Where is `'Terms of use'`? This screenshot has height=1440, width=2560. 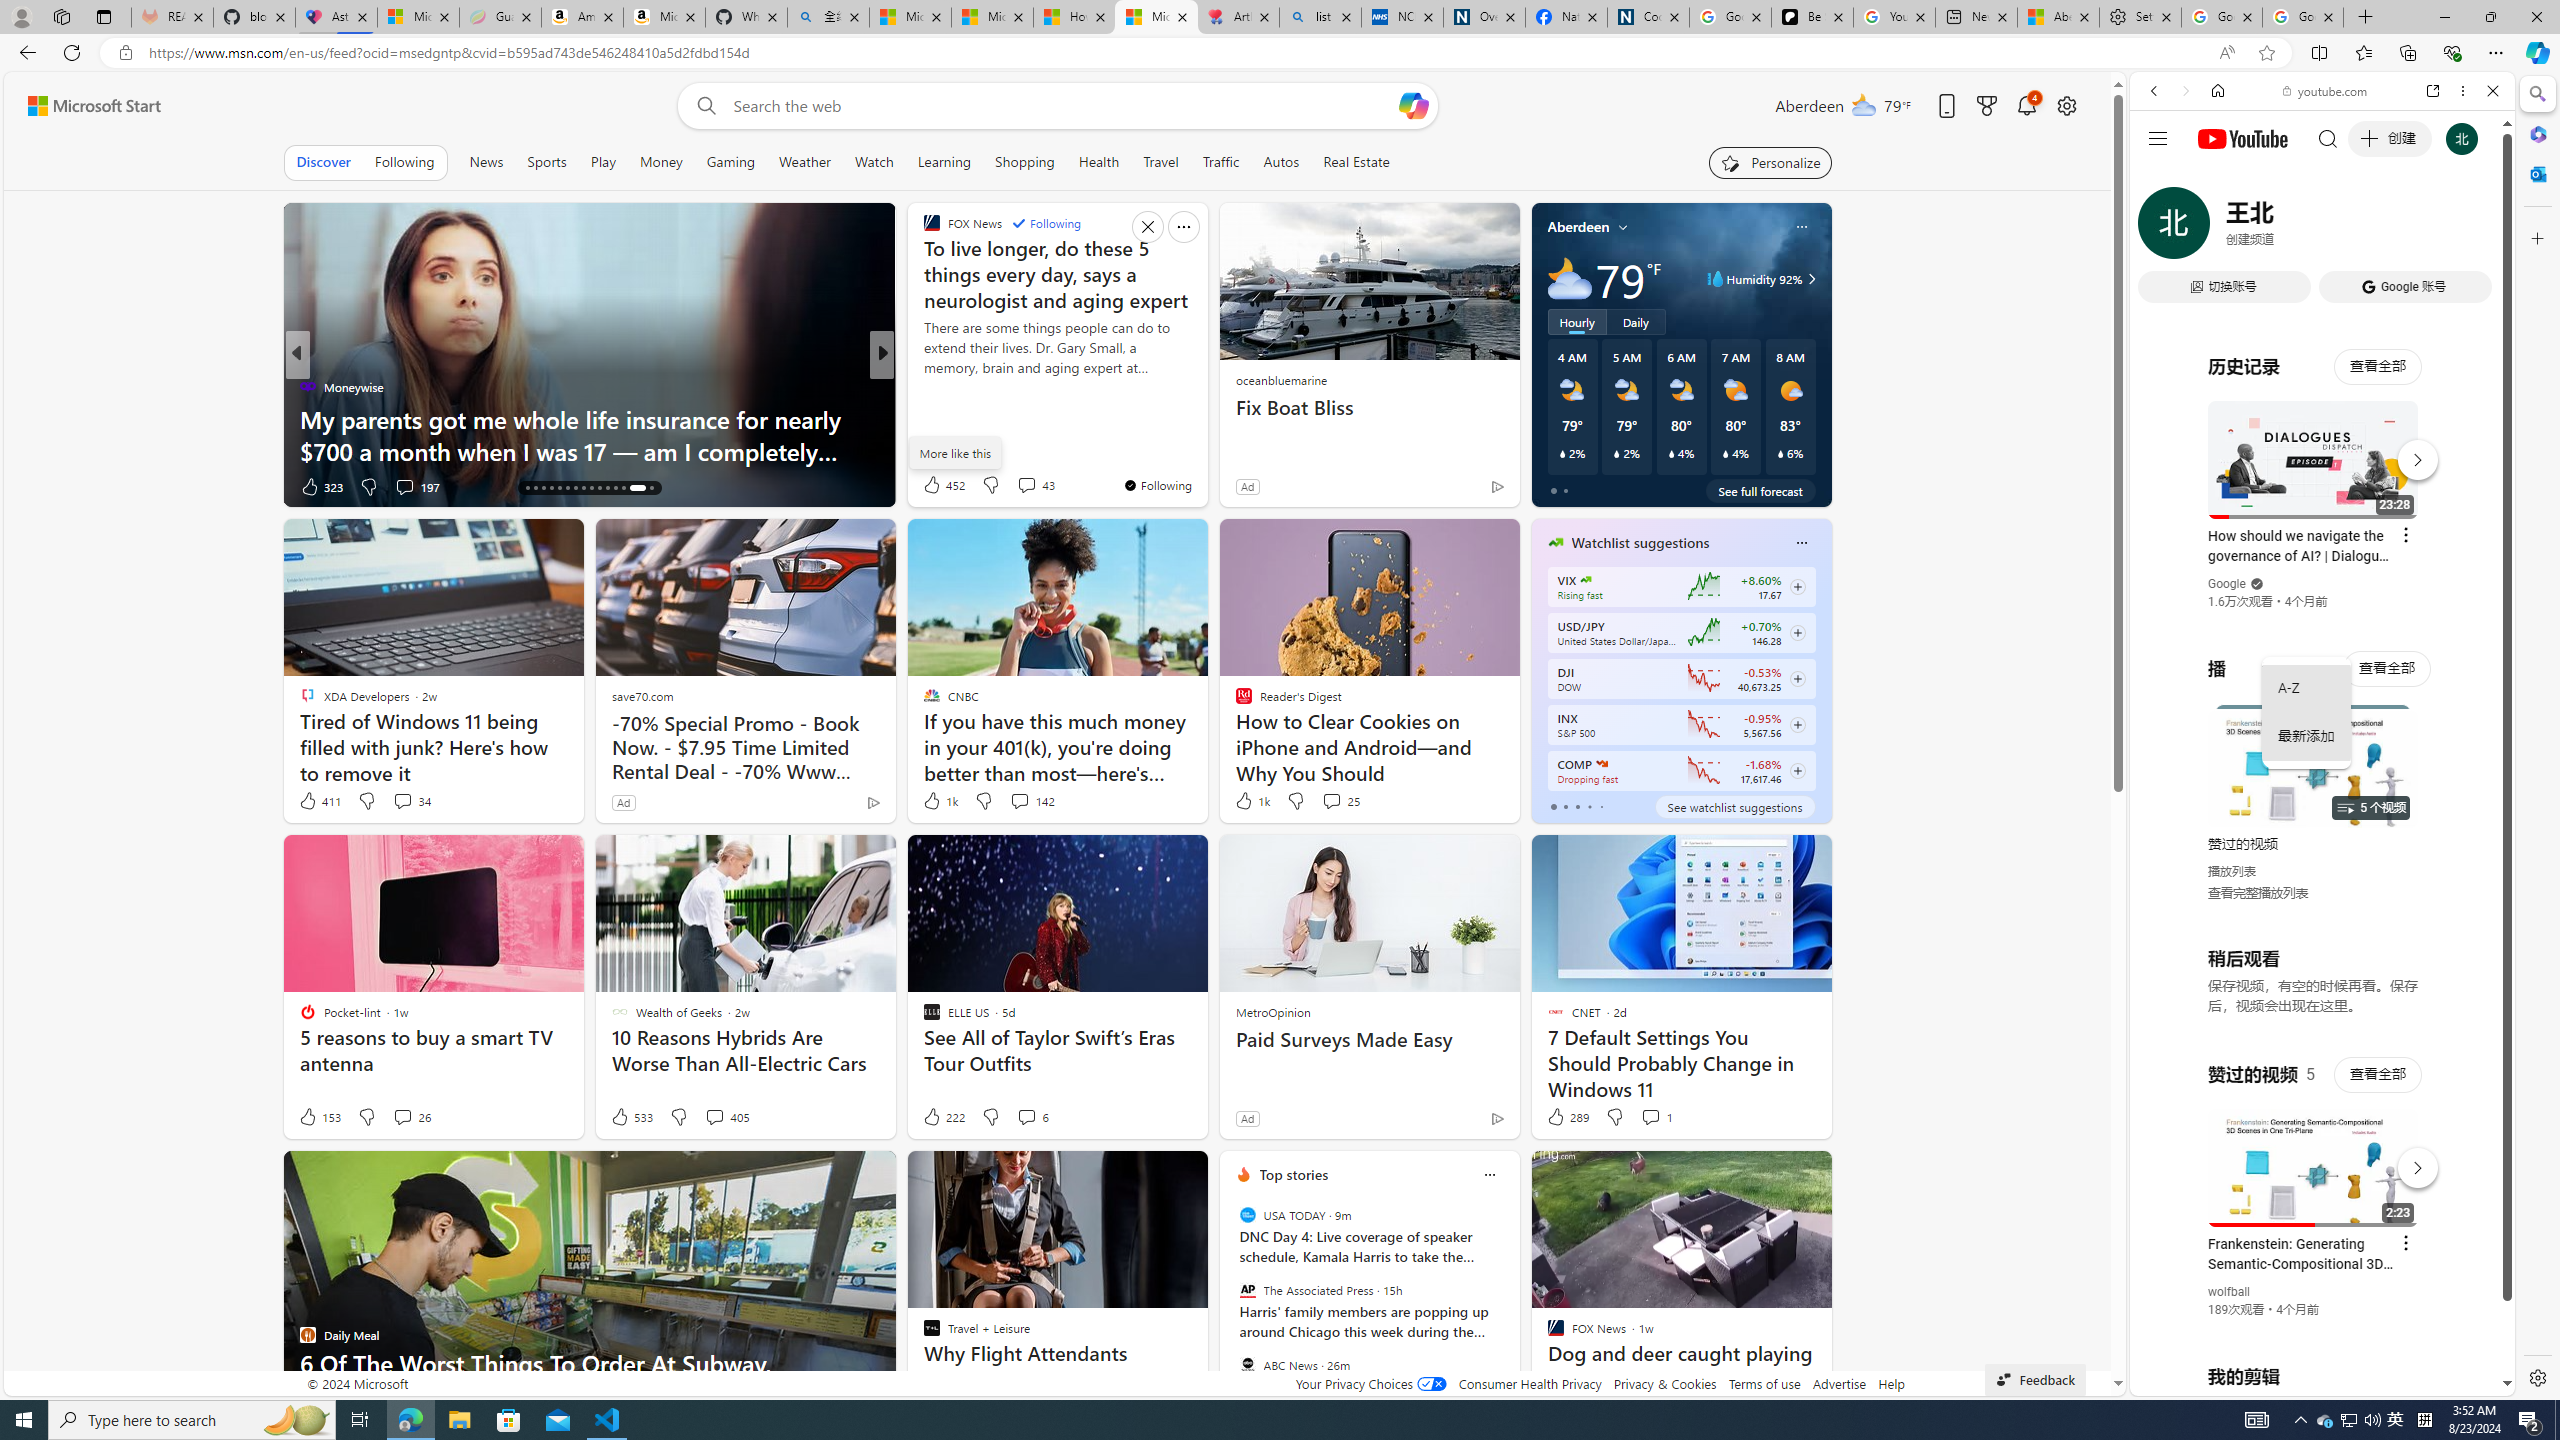 'Terms of use' is located at coordinates (1765, 1382).